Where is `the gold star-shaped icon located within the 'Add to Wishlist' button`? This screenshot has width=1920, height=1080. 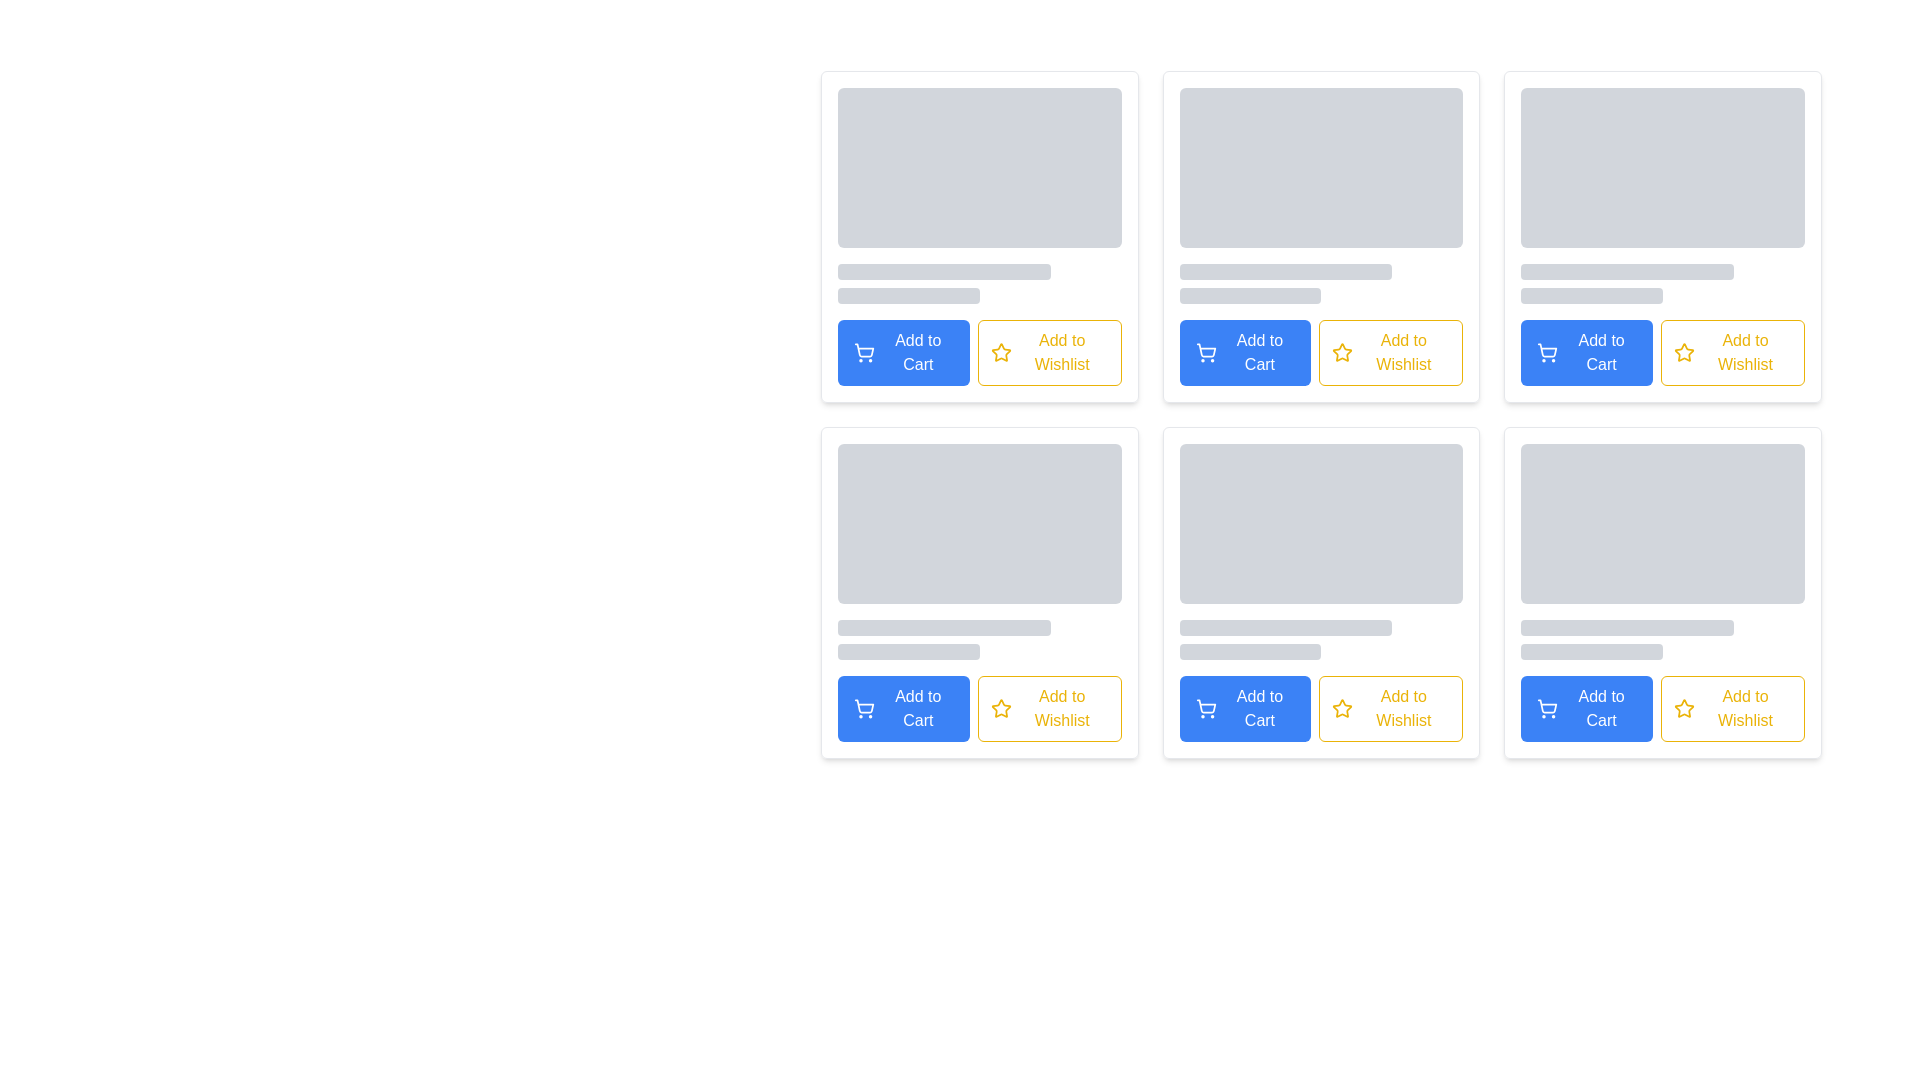
the gold star-shaped icon located within the 'Add to Wishlist' button is located at coordinates (1683, 351).